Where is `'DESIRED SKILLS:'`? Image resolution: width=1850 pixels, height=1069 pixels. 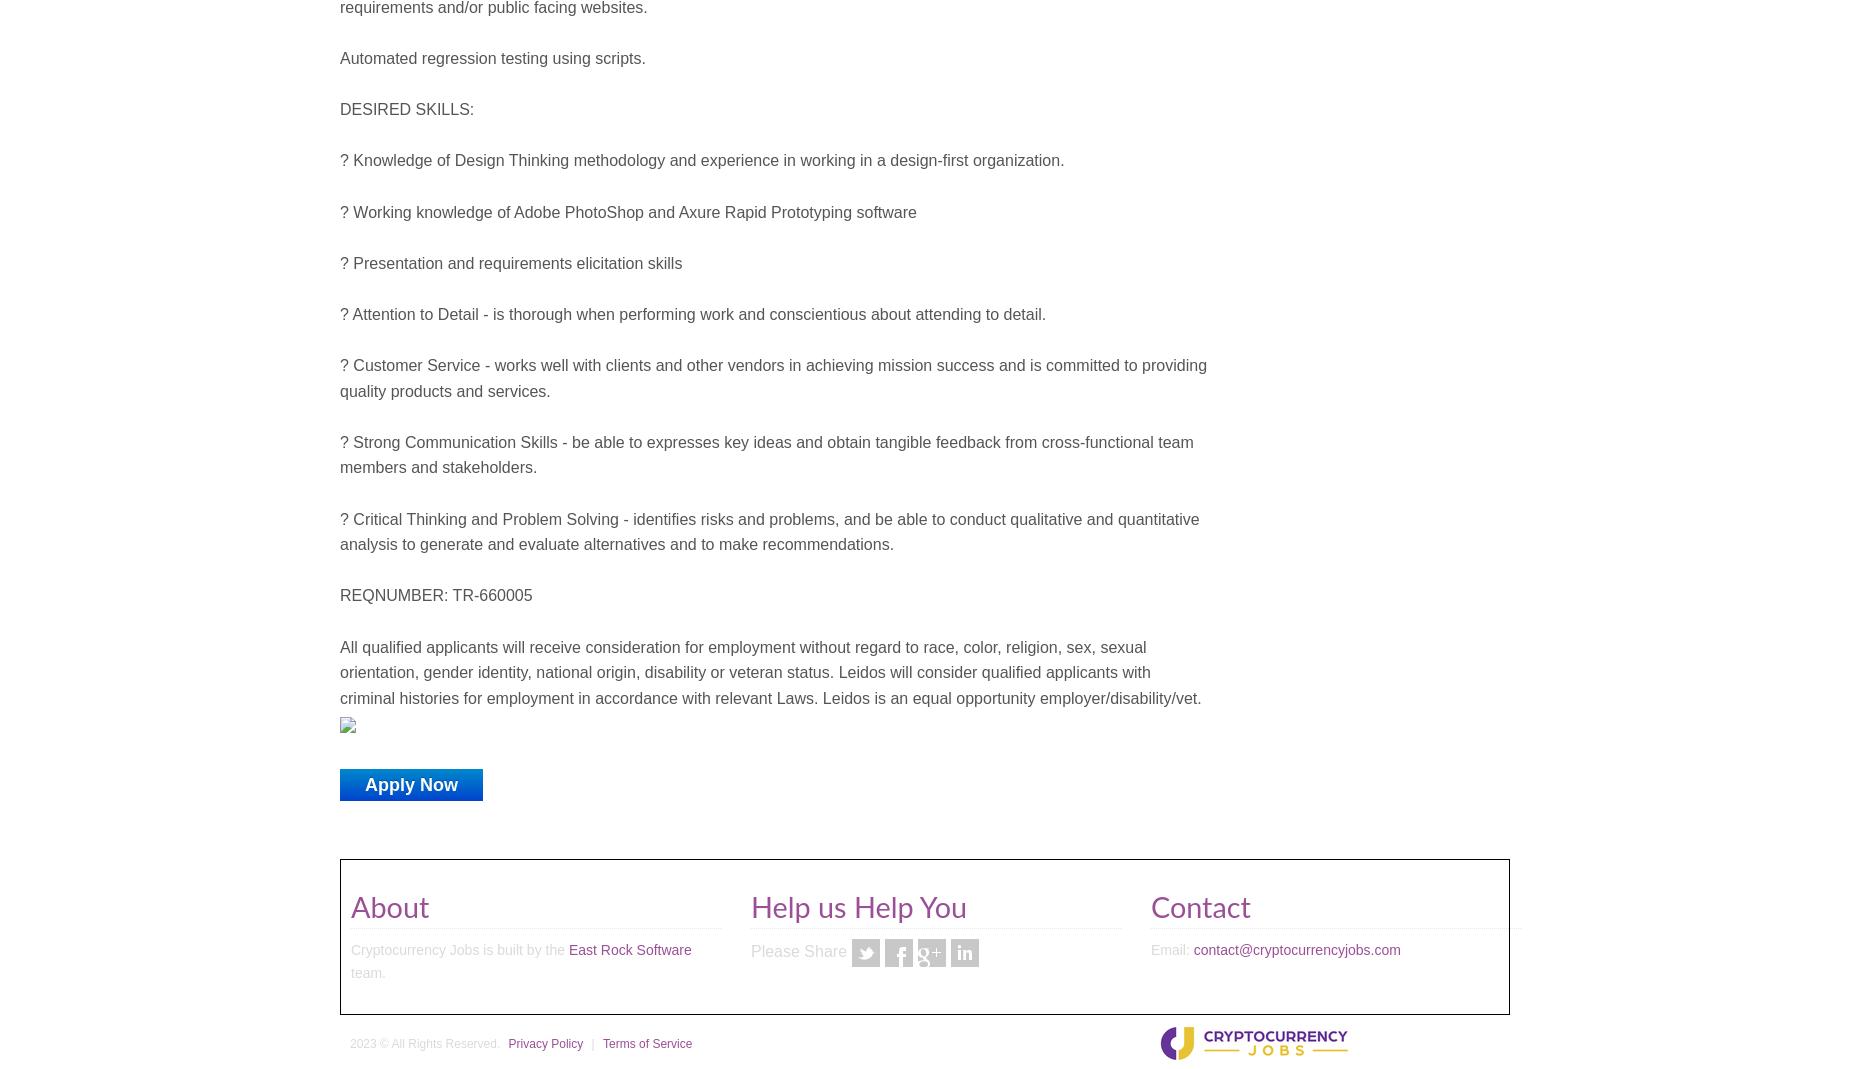 'DESIRED SKILLS:' is located at coordinates (406, 109).